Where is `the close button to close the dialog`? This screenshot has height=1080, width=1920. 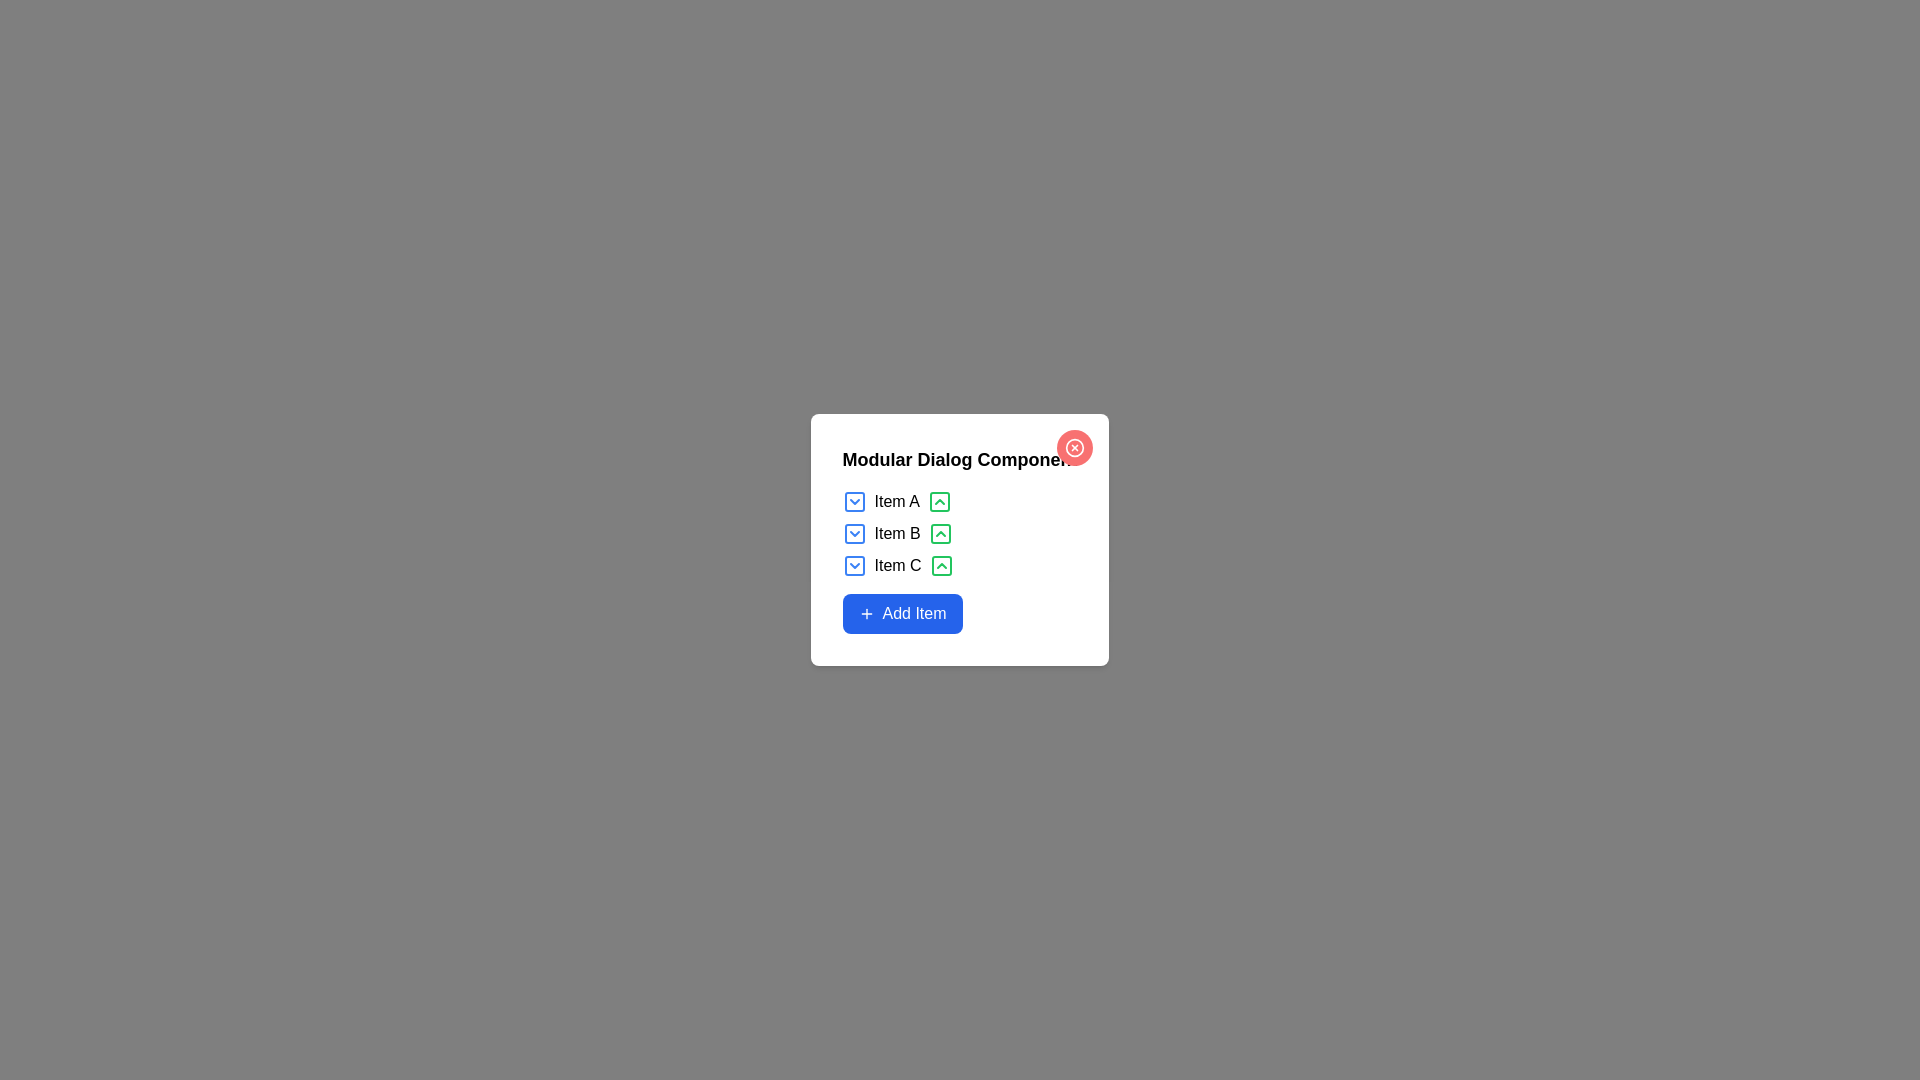
the close button to close the dialog is located at coordinates (1074, 446).